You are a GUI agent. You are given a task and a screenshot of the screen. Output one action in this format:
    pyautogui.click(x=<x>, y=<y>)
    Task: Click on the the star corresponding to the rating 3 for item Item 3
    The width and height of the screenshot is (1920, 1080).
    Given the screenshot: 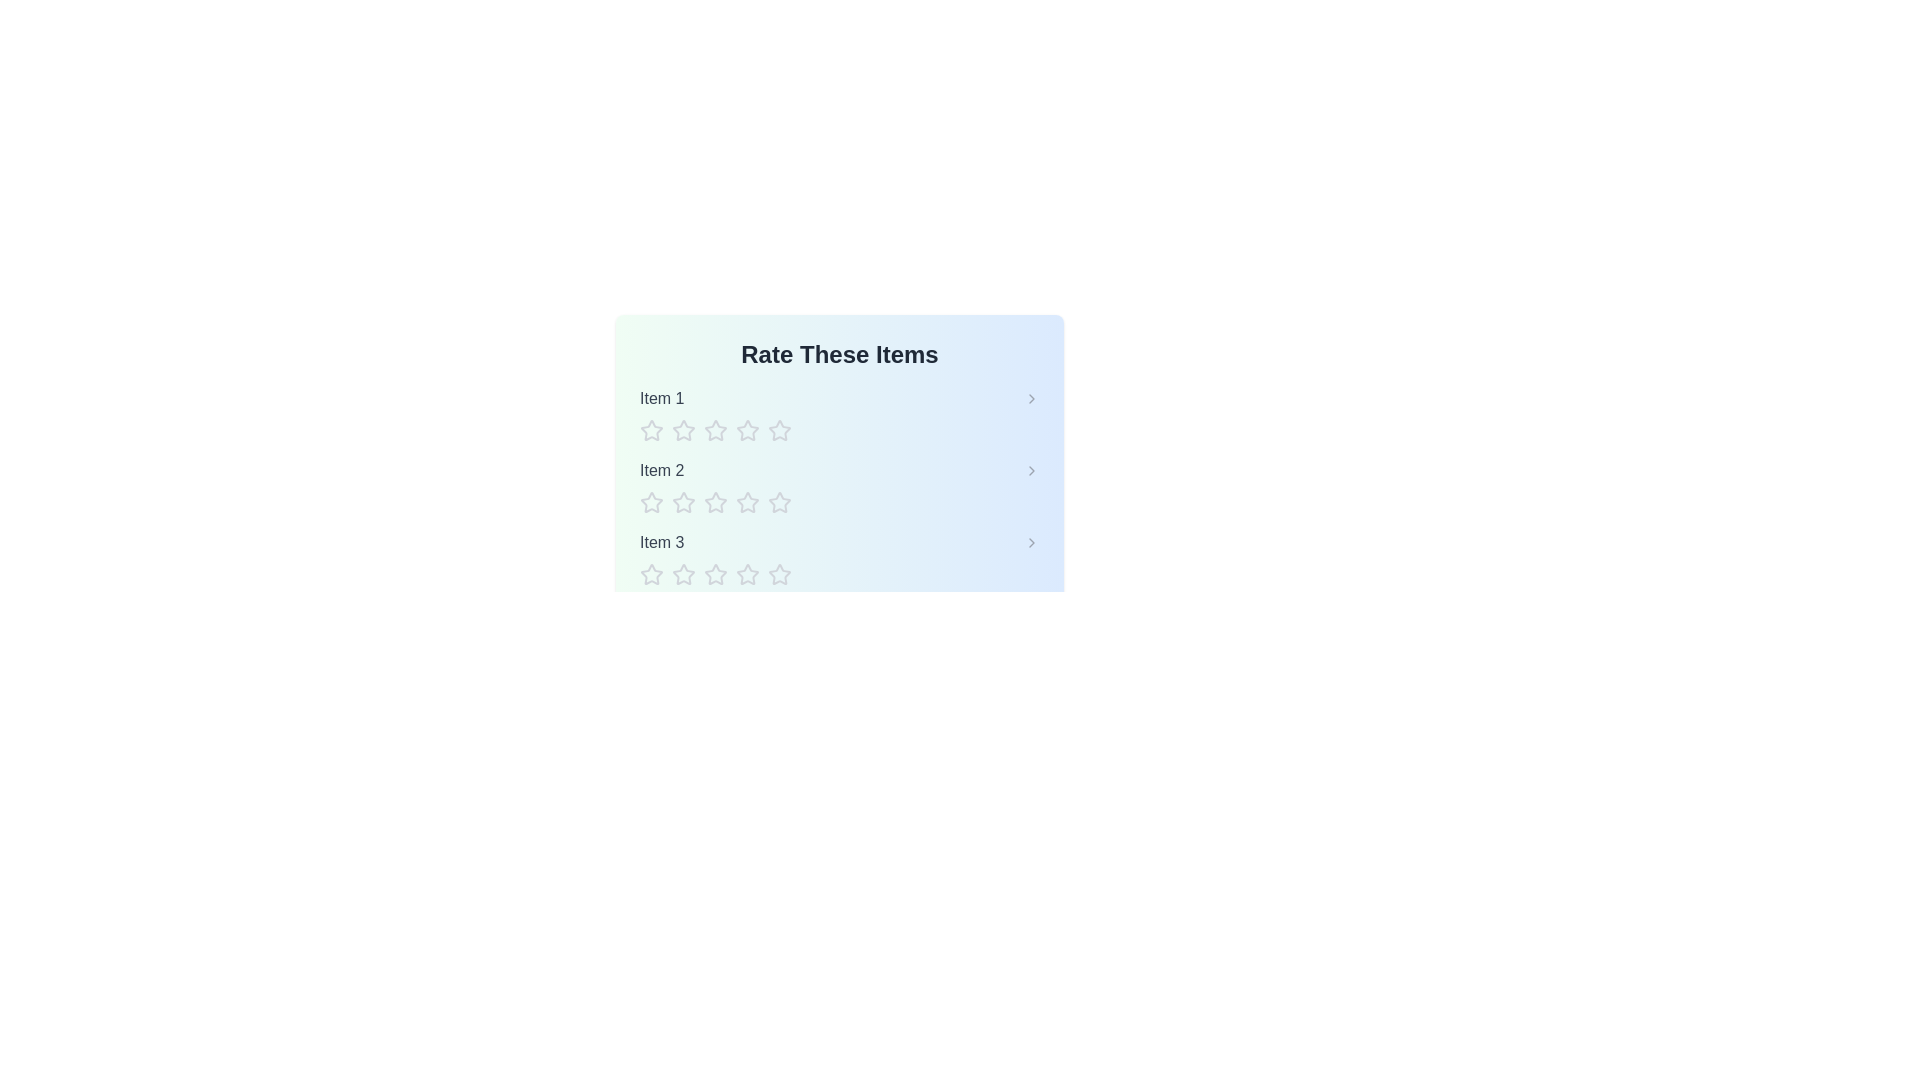 What is the action you would take?
    pyautogui.click(x=715, y=574)
    